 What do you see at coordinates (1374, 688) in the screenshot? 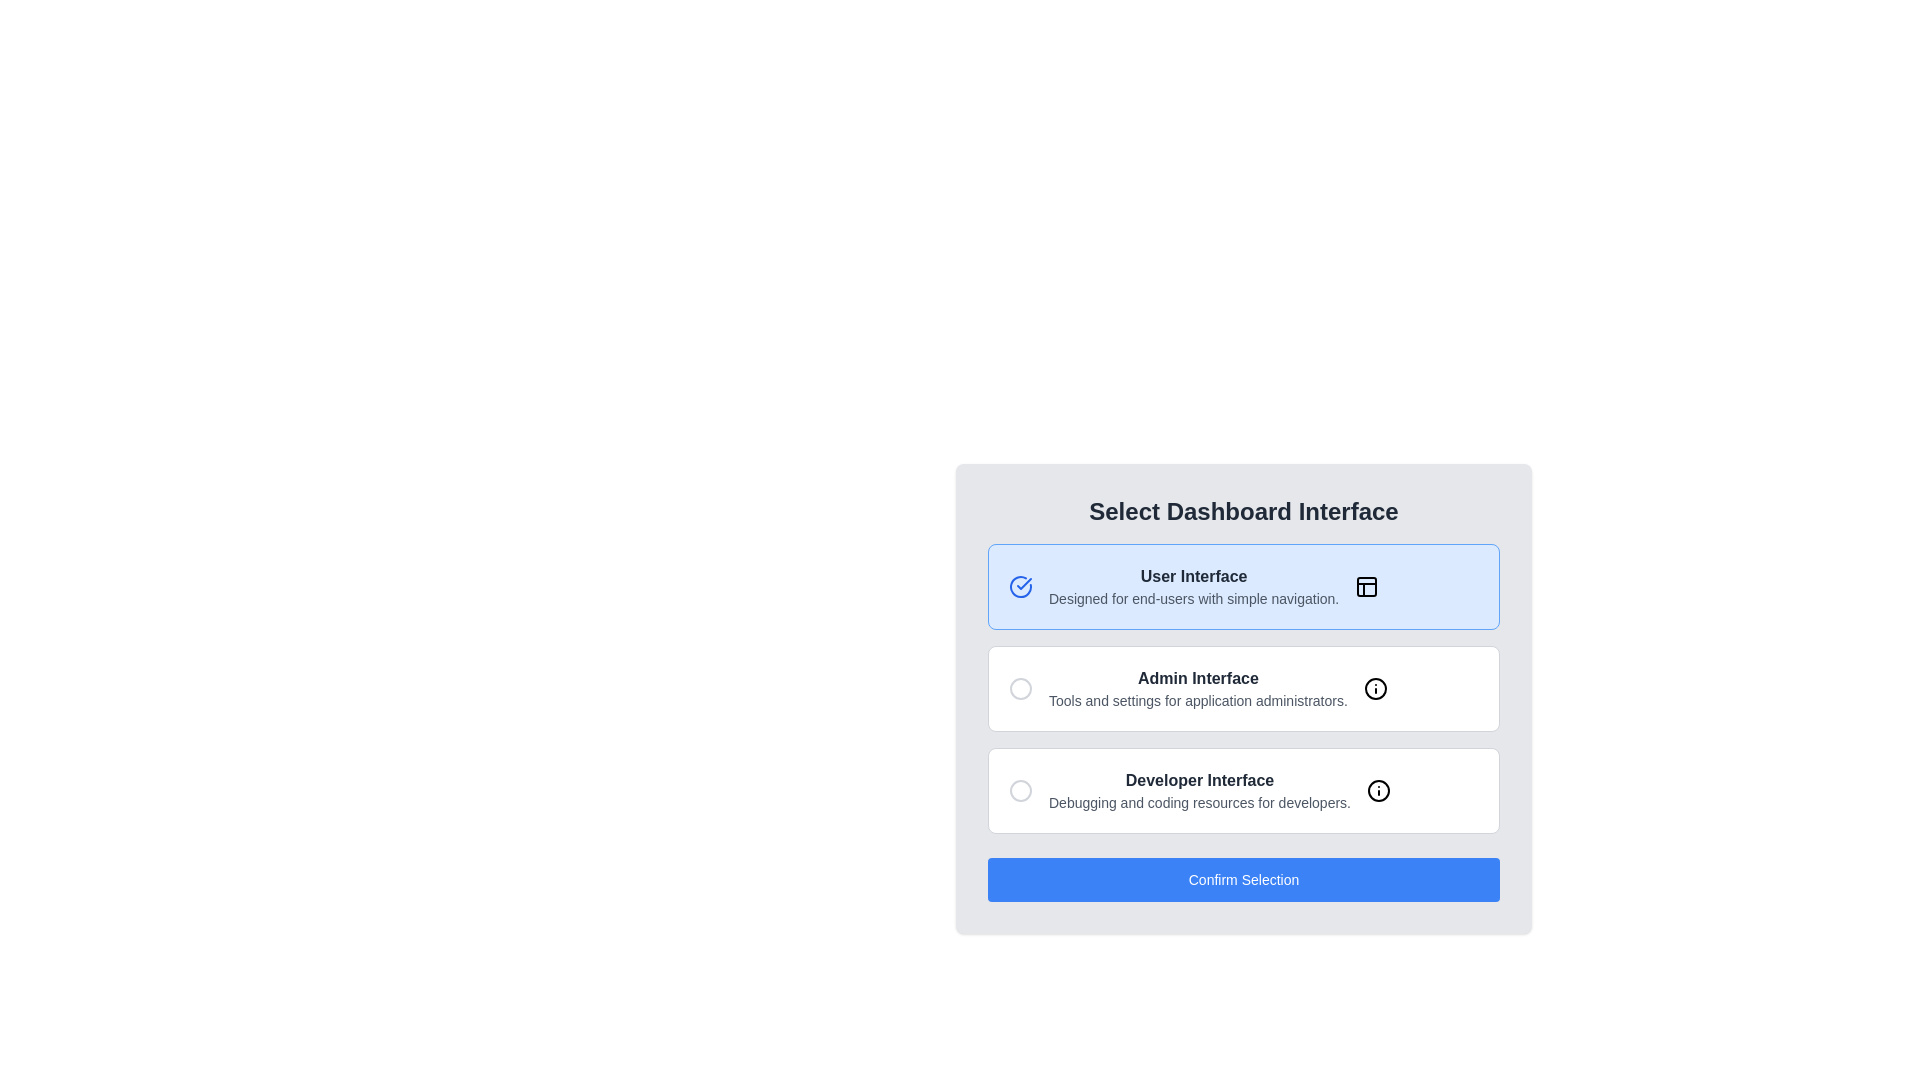
I see `the SVG Circle element that is visually represented as a circular outline with a thin border, located next to the 'Admin Interface' selection option` at bounding box center [1374, 688].